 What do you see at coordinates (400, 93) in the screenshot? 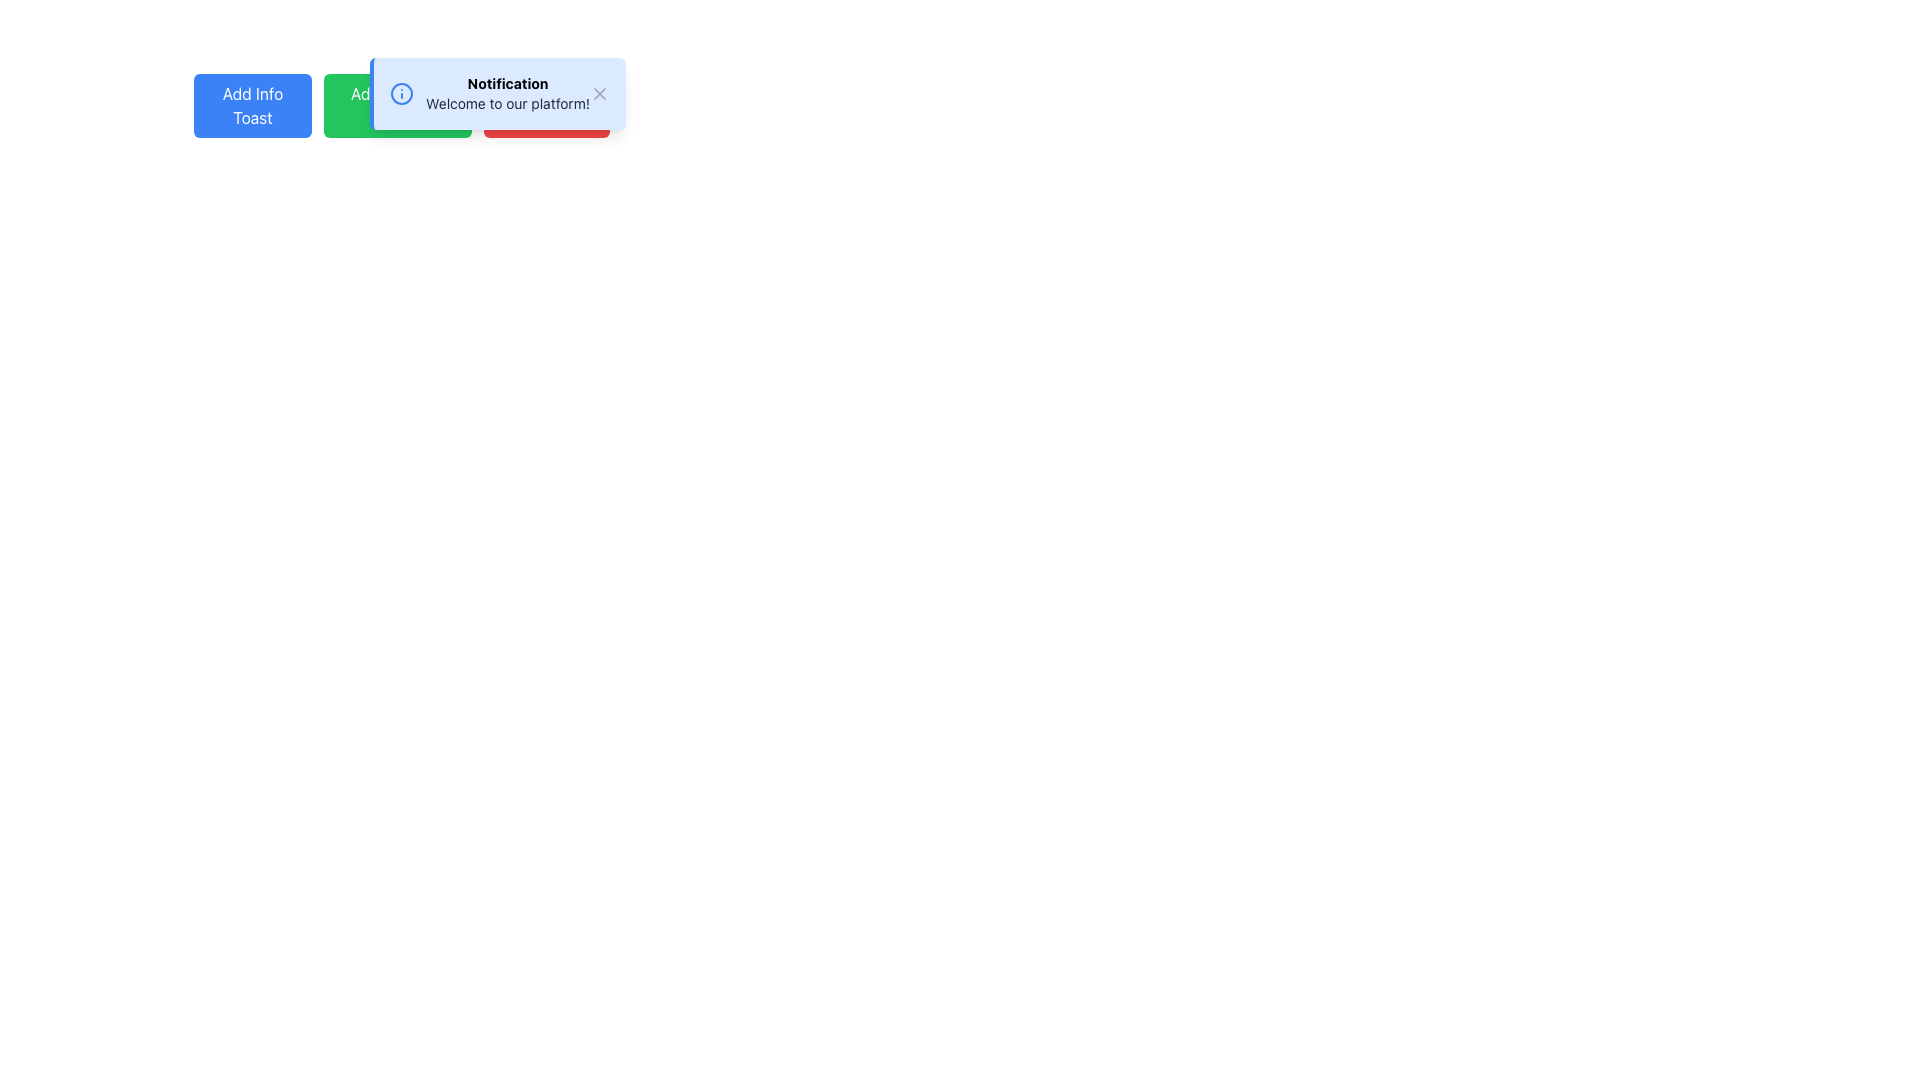
I see `the blue circular outline of the info icon located at the top-left corner of the notification toast, which is beside the title text 'Notification.'` at bounding box center [400, 93].